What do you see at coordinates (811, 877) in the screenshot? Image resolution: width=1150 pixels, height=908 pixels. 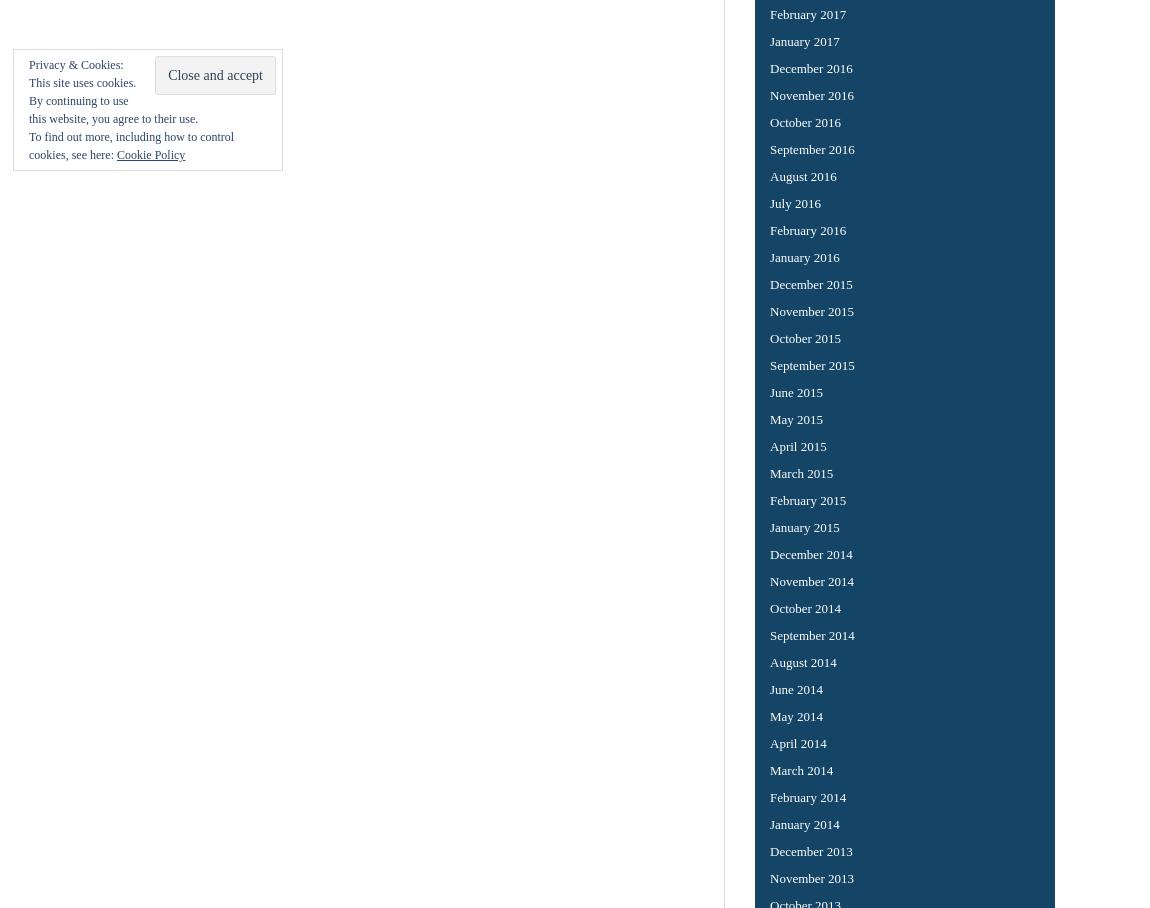 I see `'November 2013'` at bounding box center [811, 877].